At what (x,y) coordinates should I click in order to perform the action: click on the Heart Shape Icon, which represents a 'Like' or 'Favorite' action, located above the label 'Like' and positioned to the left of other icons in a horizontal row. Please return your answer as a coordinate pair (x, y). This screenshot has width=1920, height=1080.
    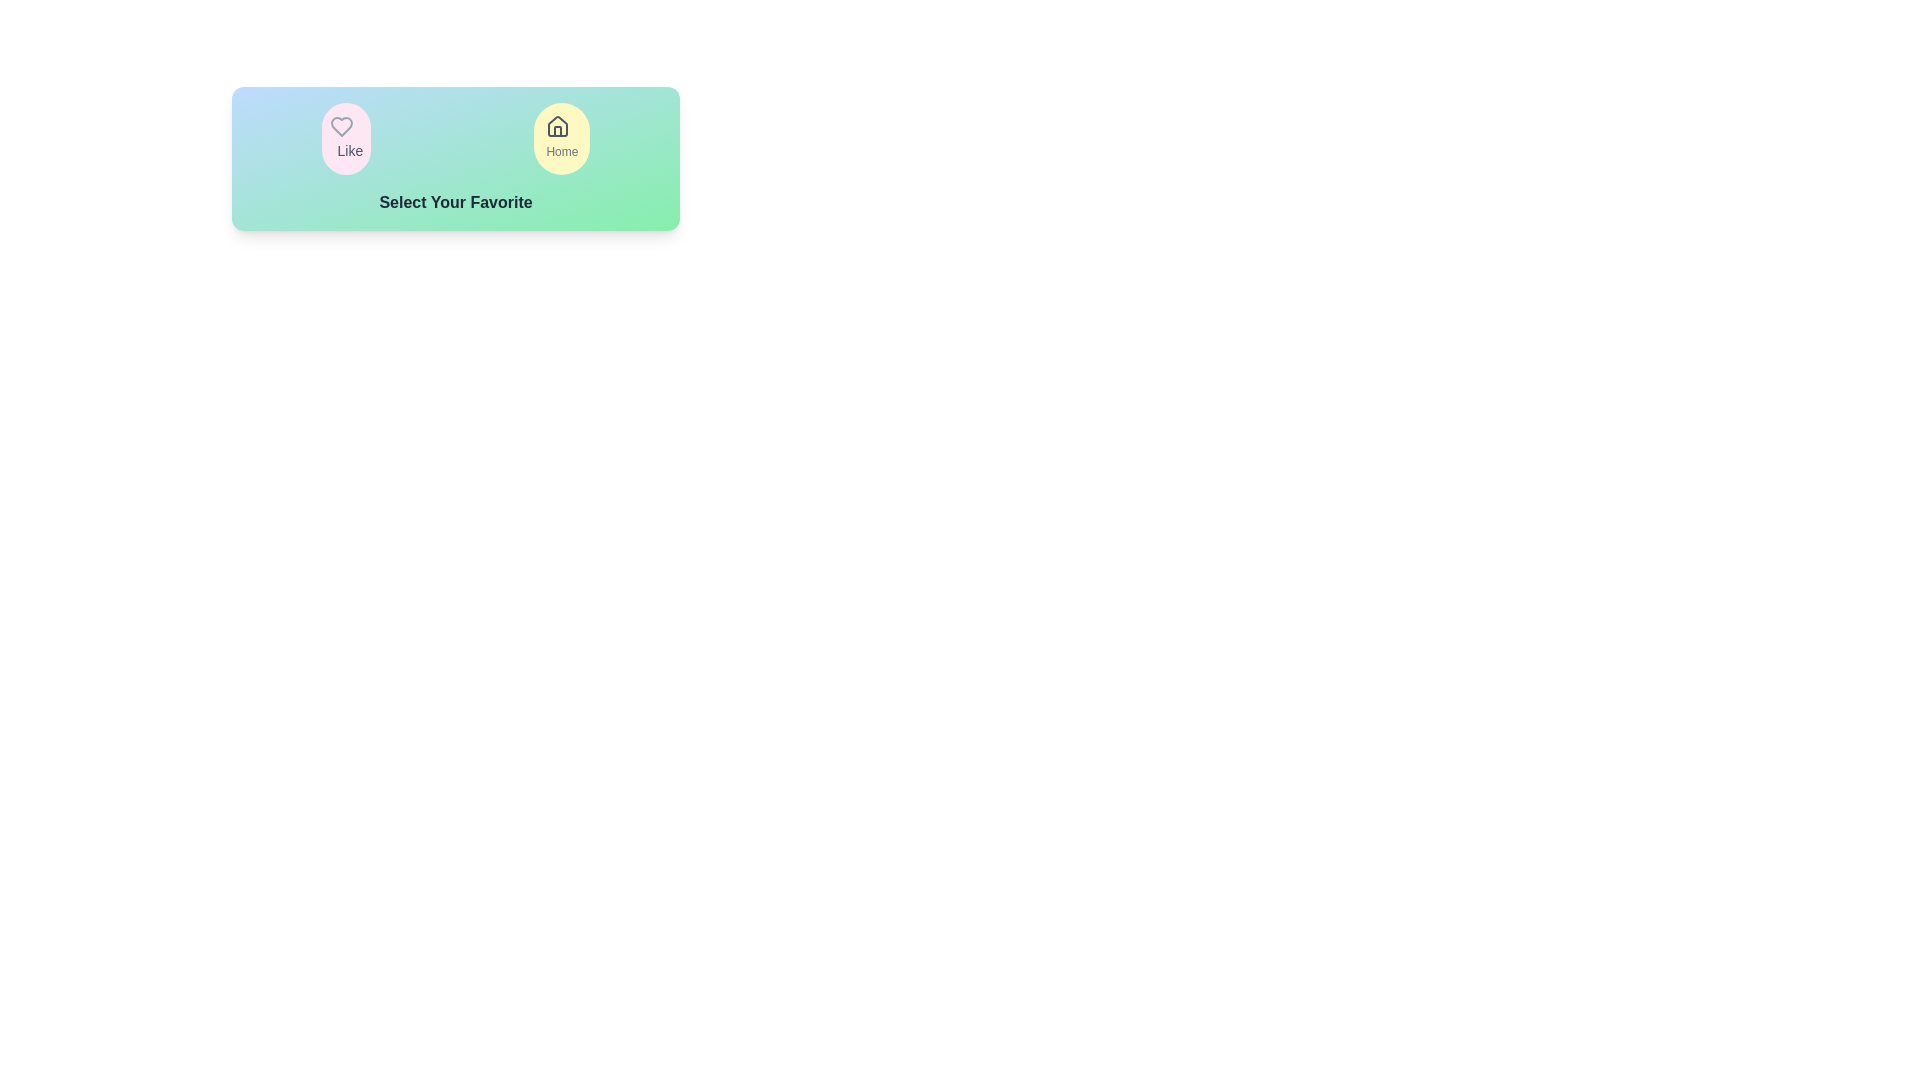
    Looking at the image, I should click on (341, 127).